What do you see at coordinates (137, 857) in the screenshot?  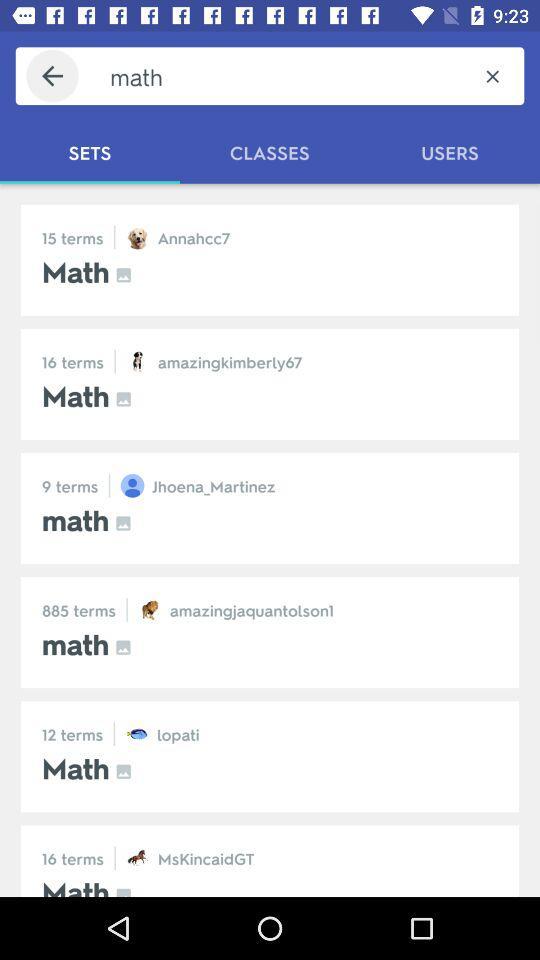 I see `horse image which is after 16 terms on the page` at bounding box center [137, 857].